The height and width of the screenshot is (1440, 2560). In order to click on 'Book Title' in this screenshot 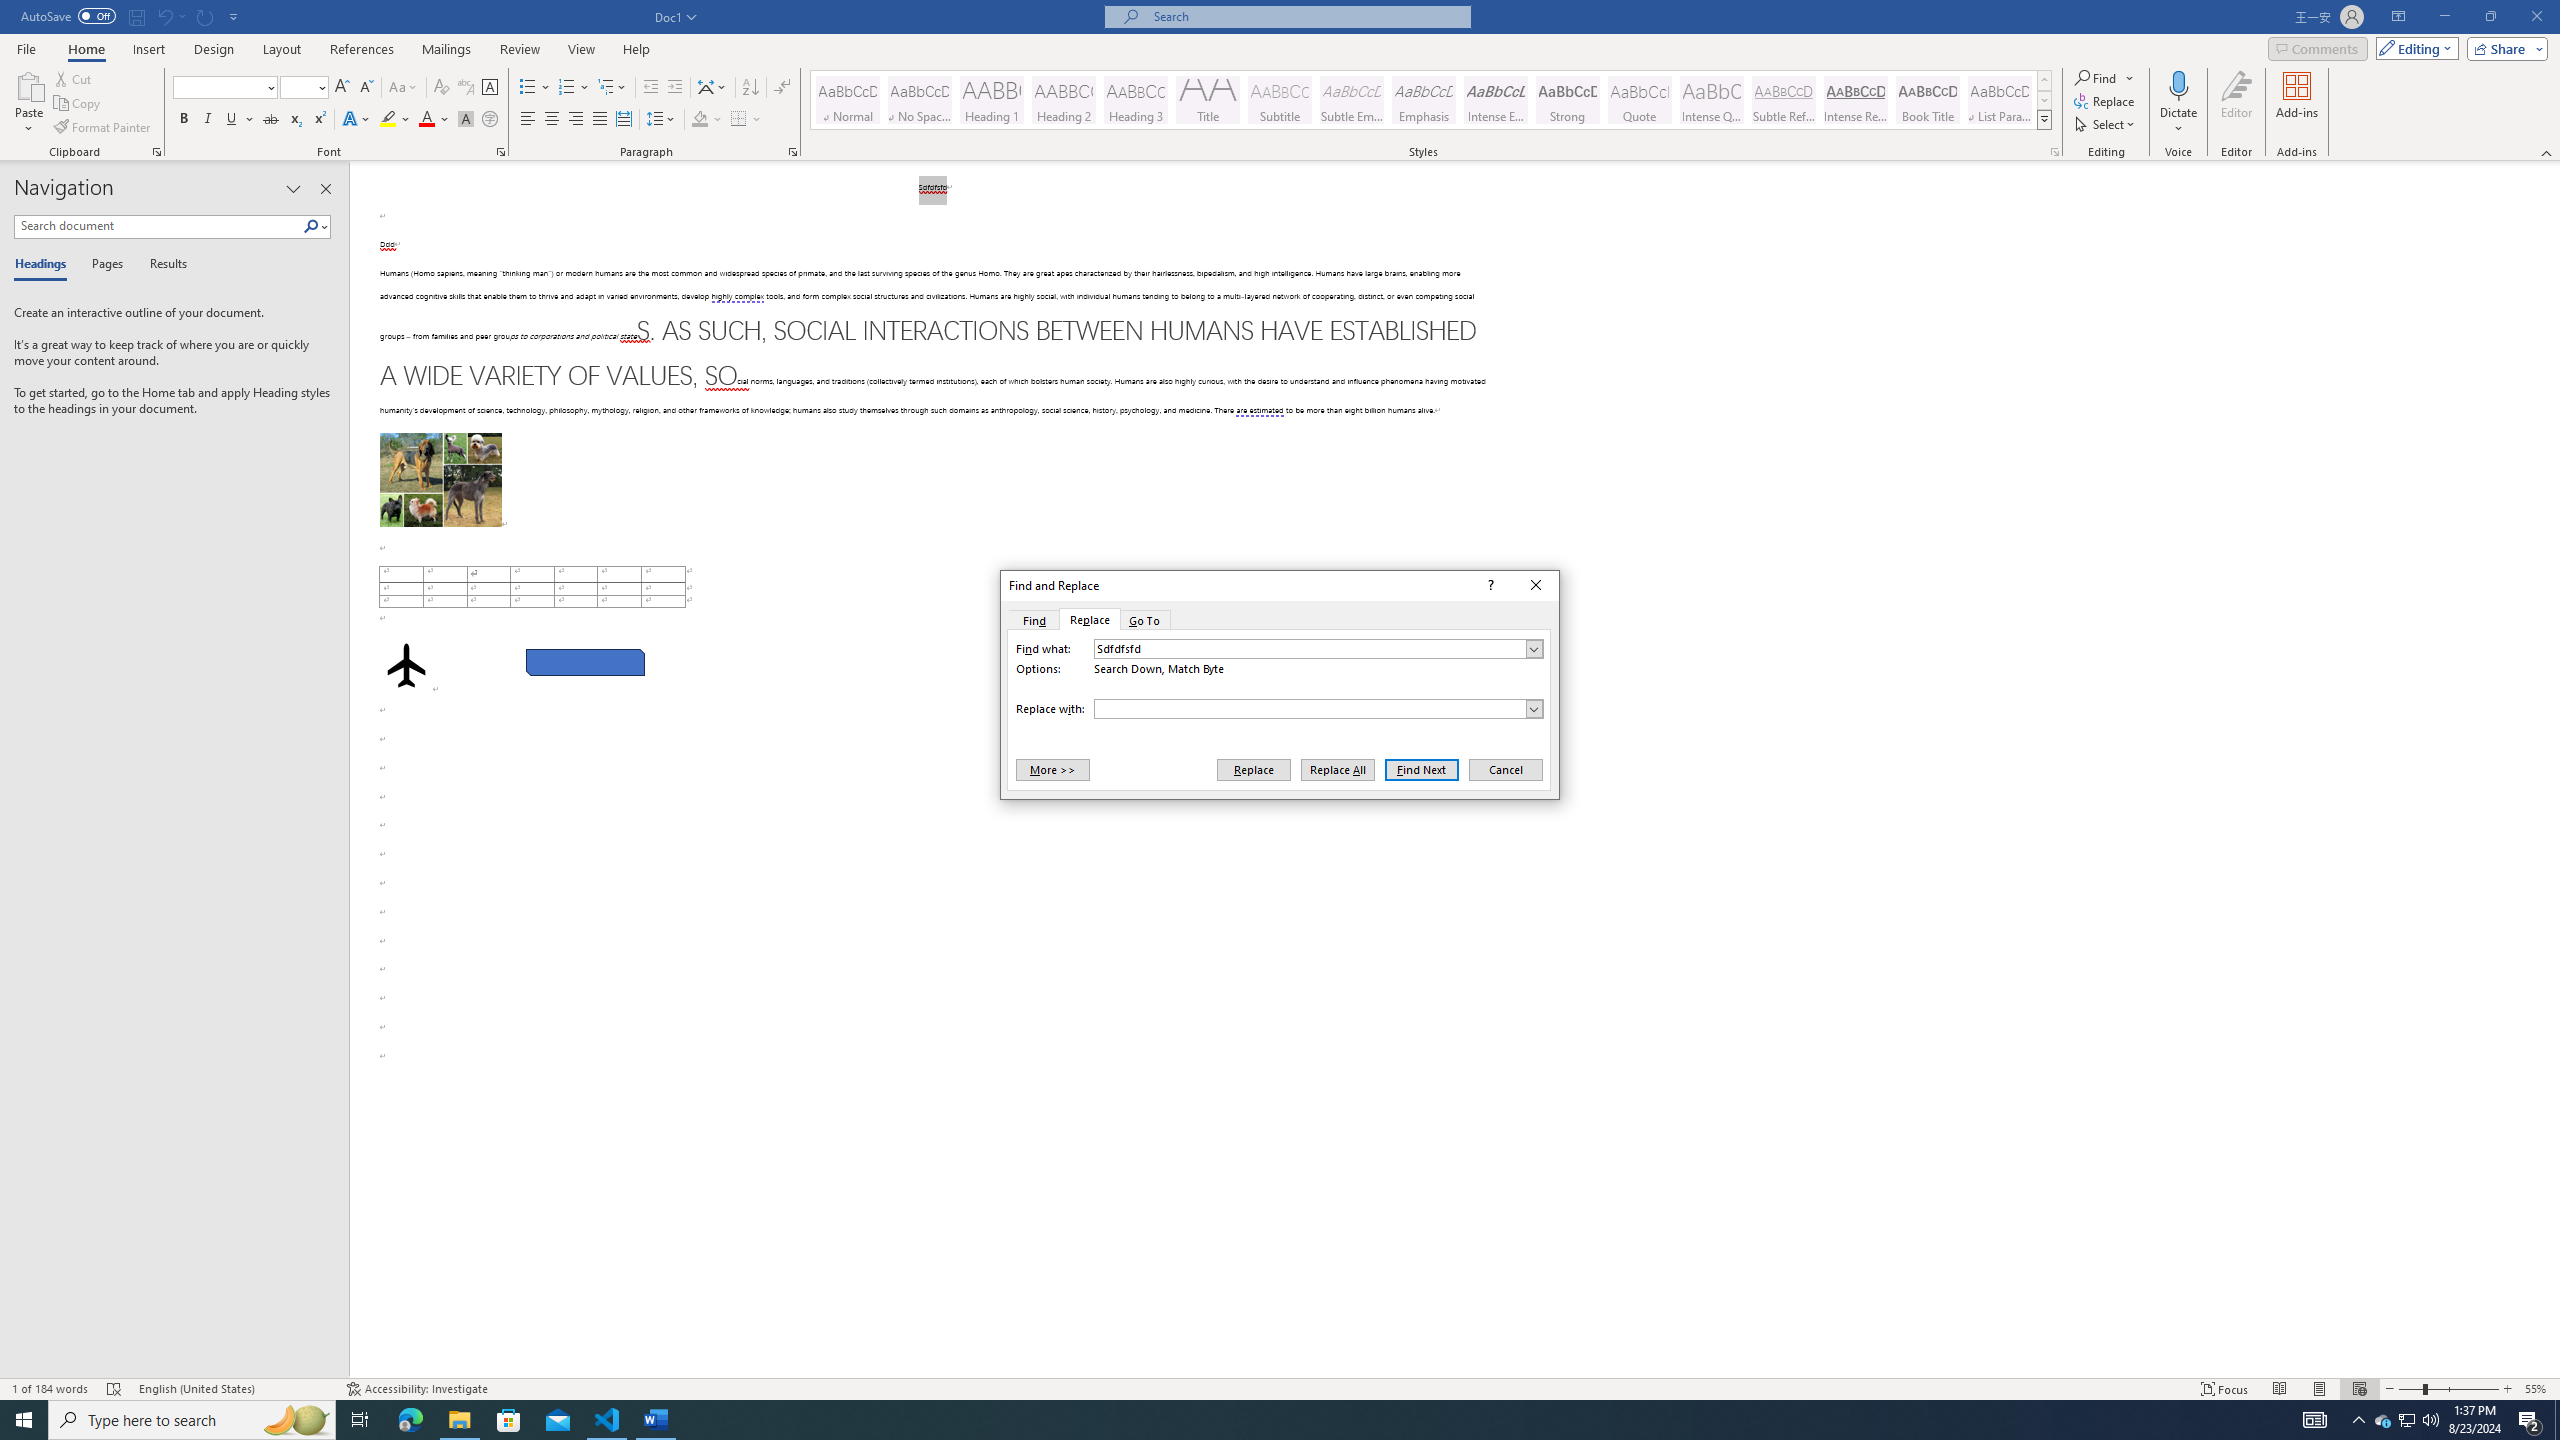, I will do `click(1927, 99)`.